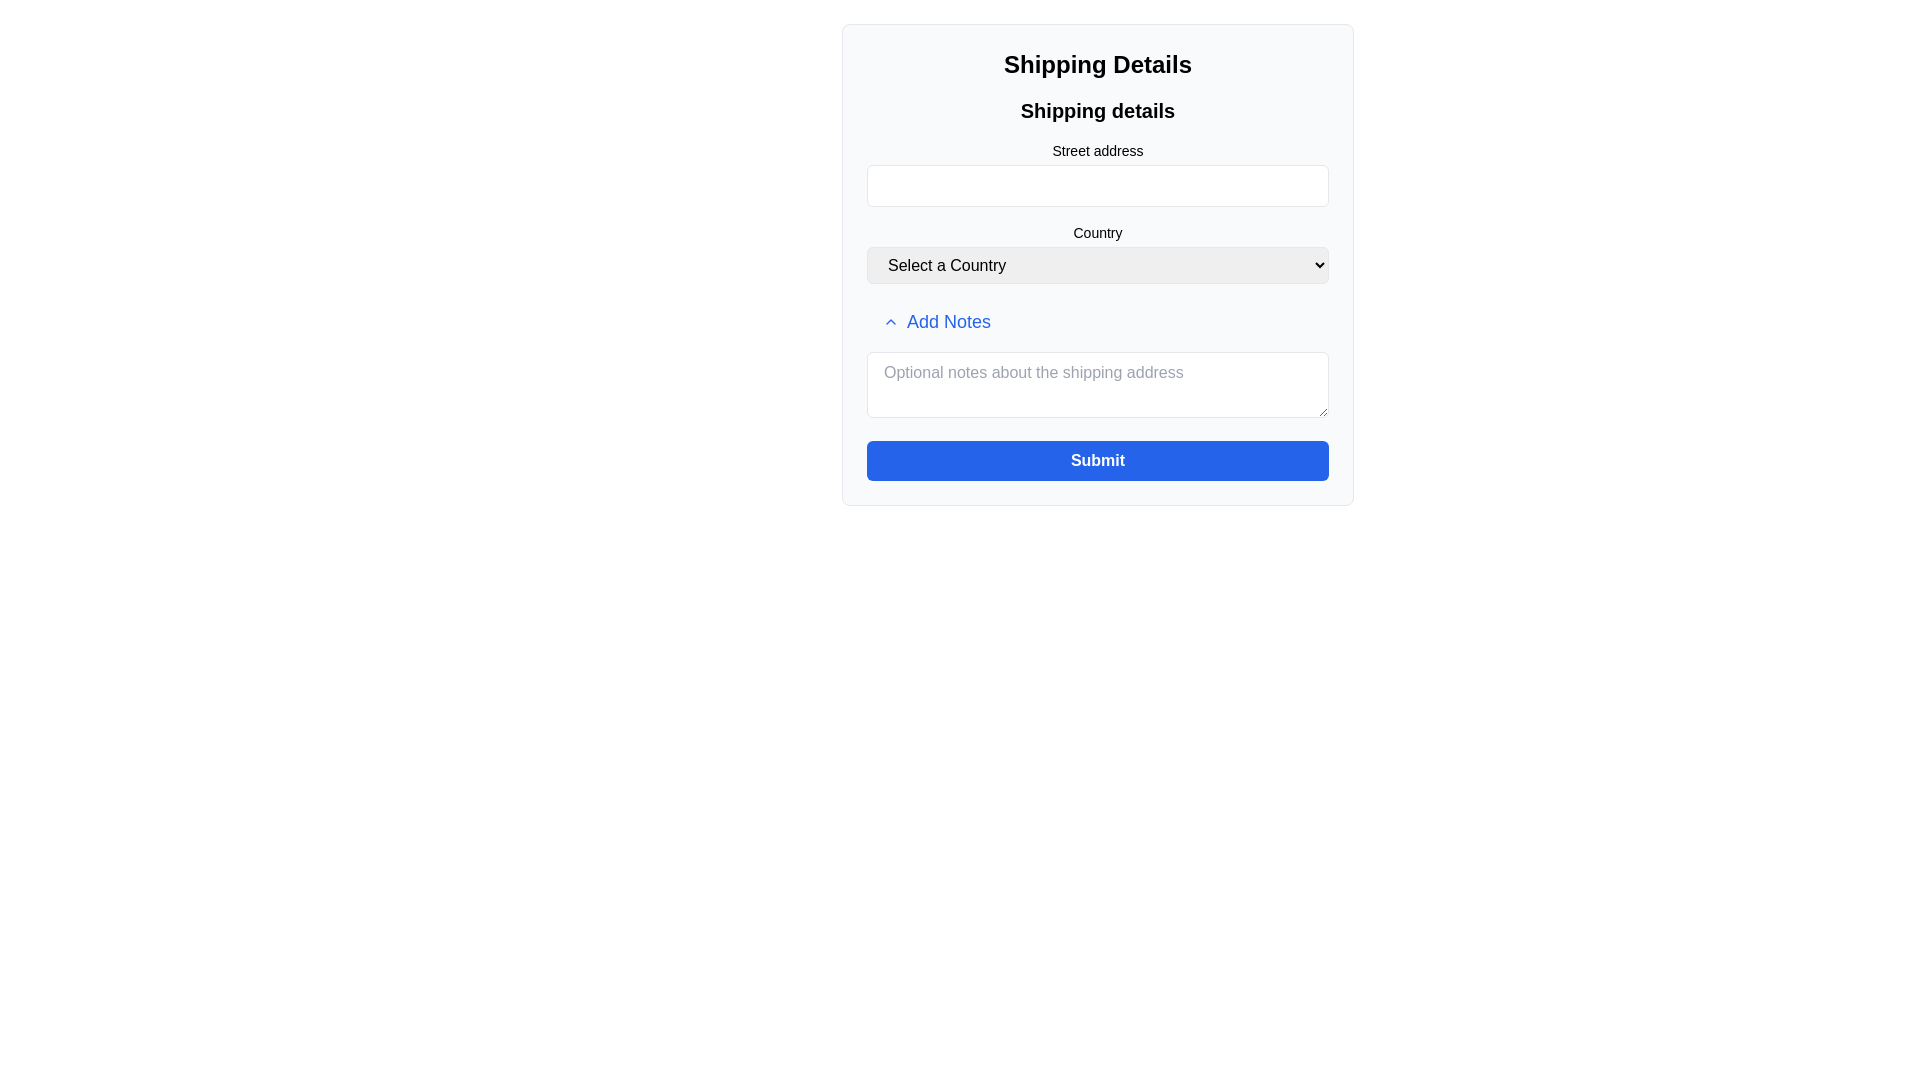 The image size is (1920, 1080). Describe the element at coordinates (1097, 461) in the screenshot. I see `the submission button located at the bottom of the 'Shipping Details' section to trigger a potential styling change` at that location.